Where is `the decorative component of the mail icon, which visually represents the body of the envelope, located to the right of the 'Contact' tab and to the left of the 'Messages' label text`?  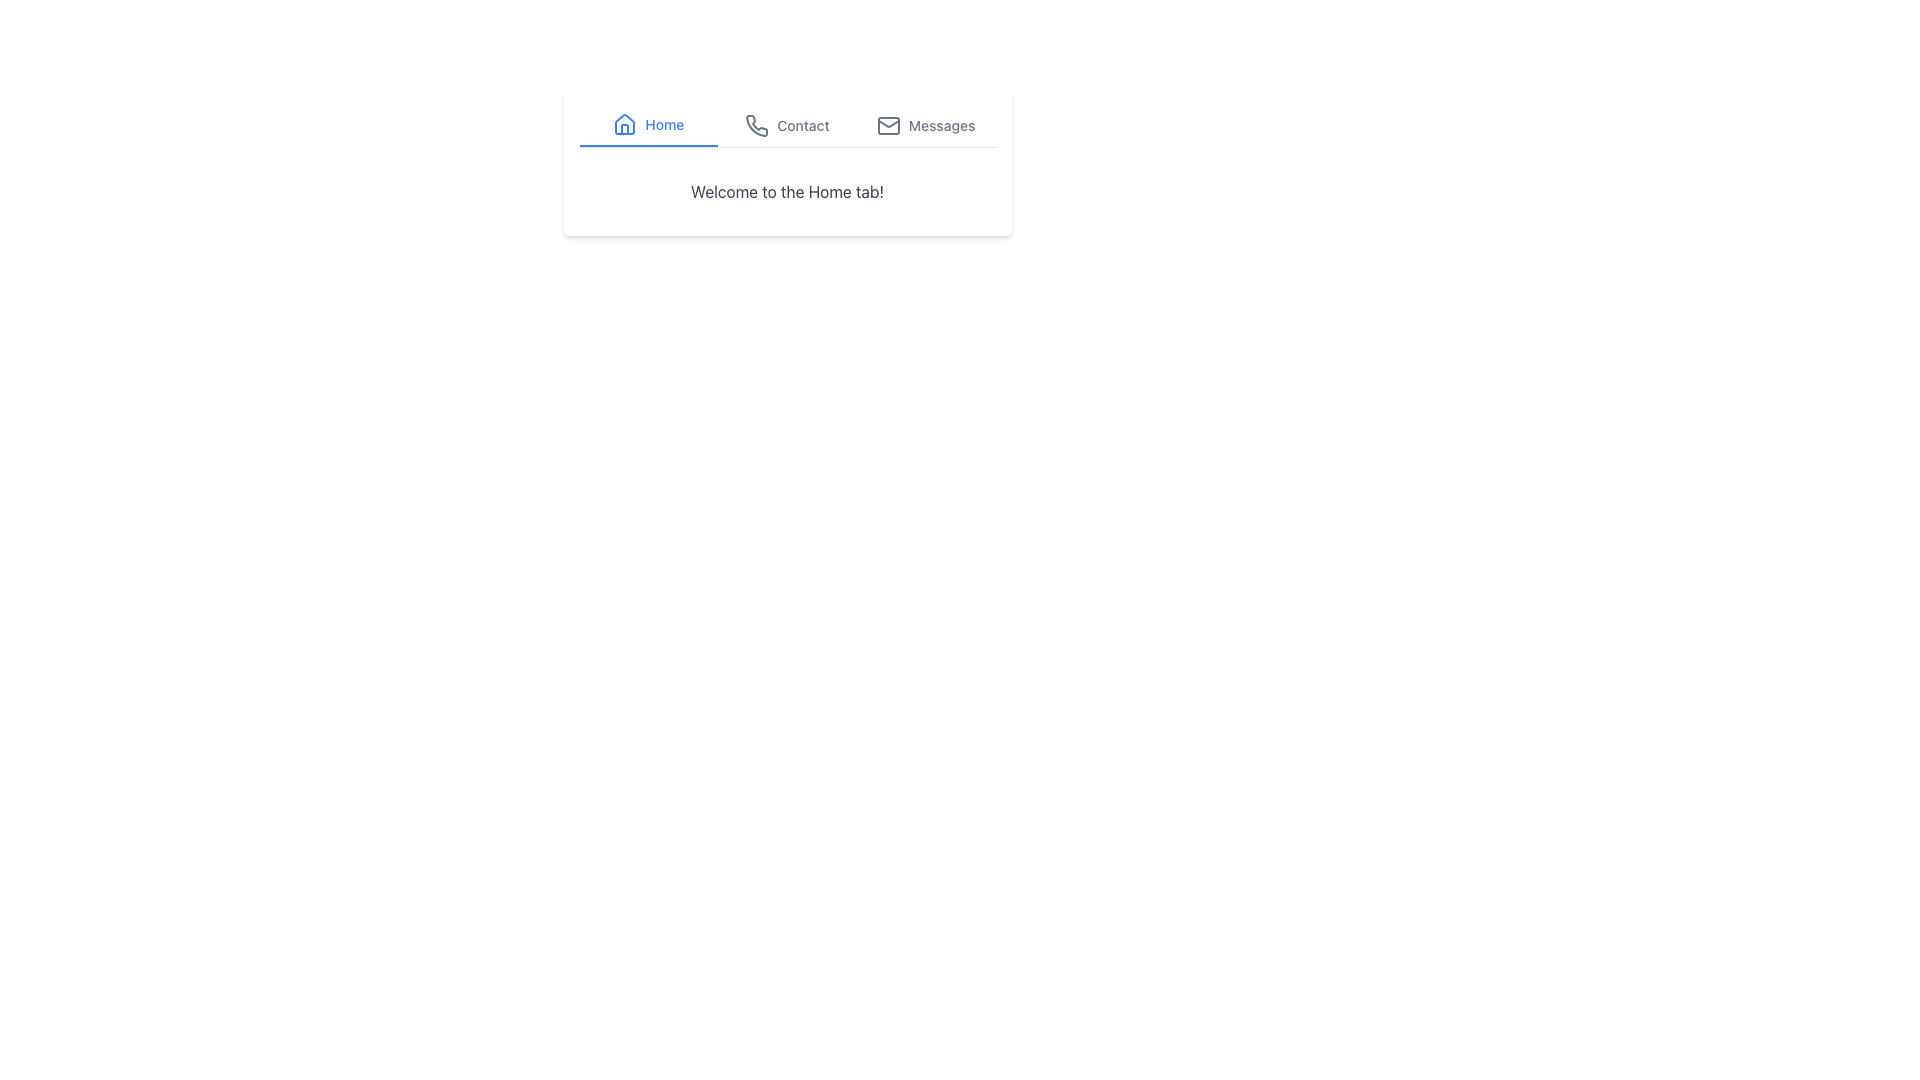 the decorative component of the mail icon, which visually represents the body of the envelope, located to the right of the 'Contact' tab and to the left of the 'Messages' label text is located at coordinates (887, 126).